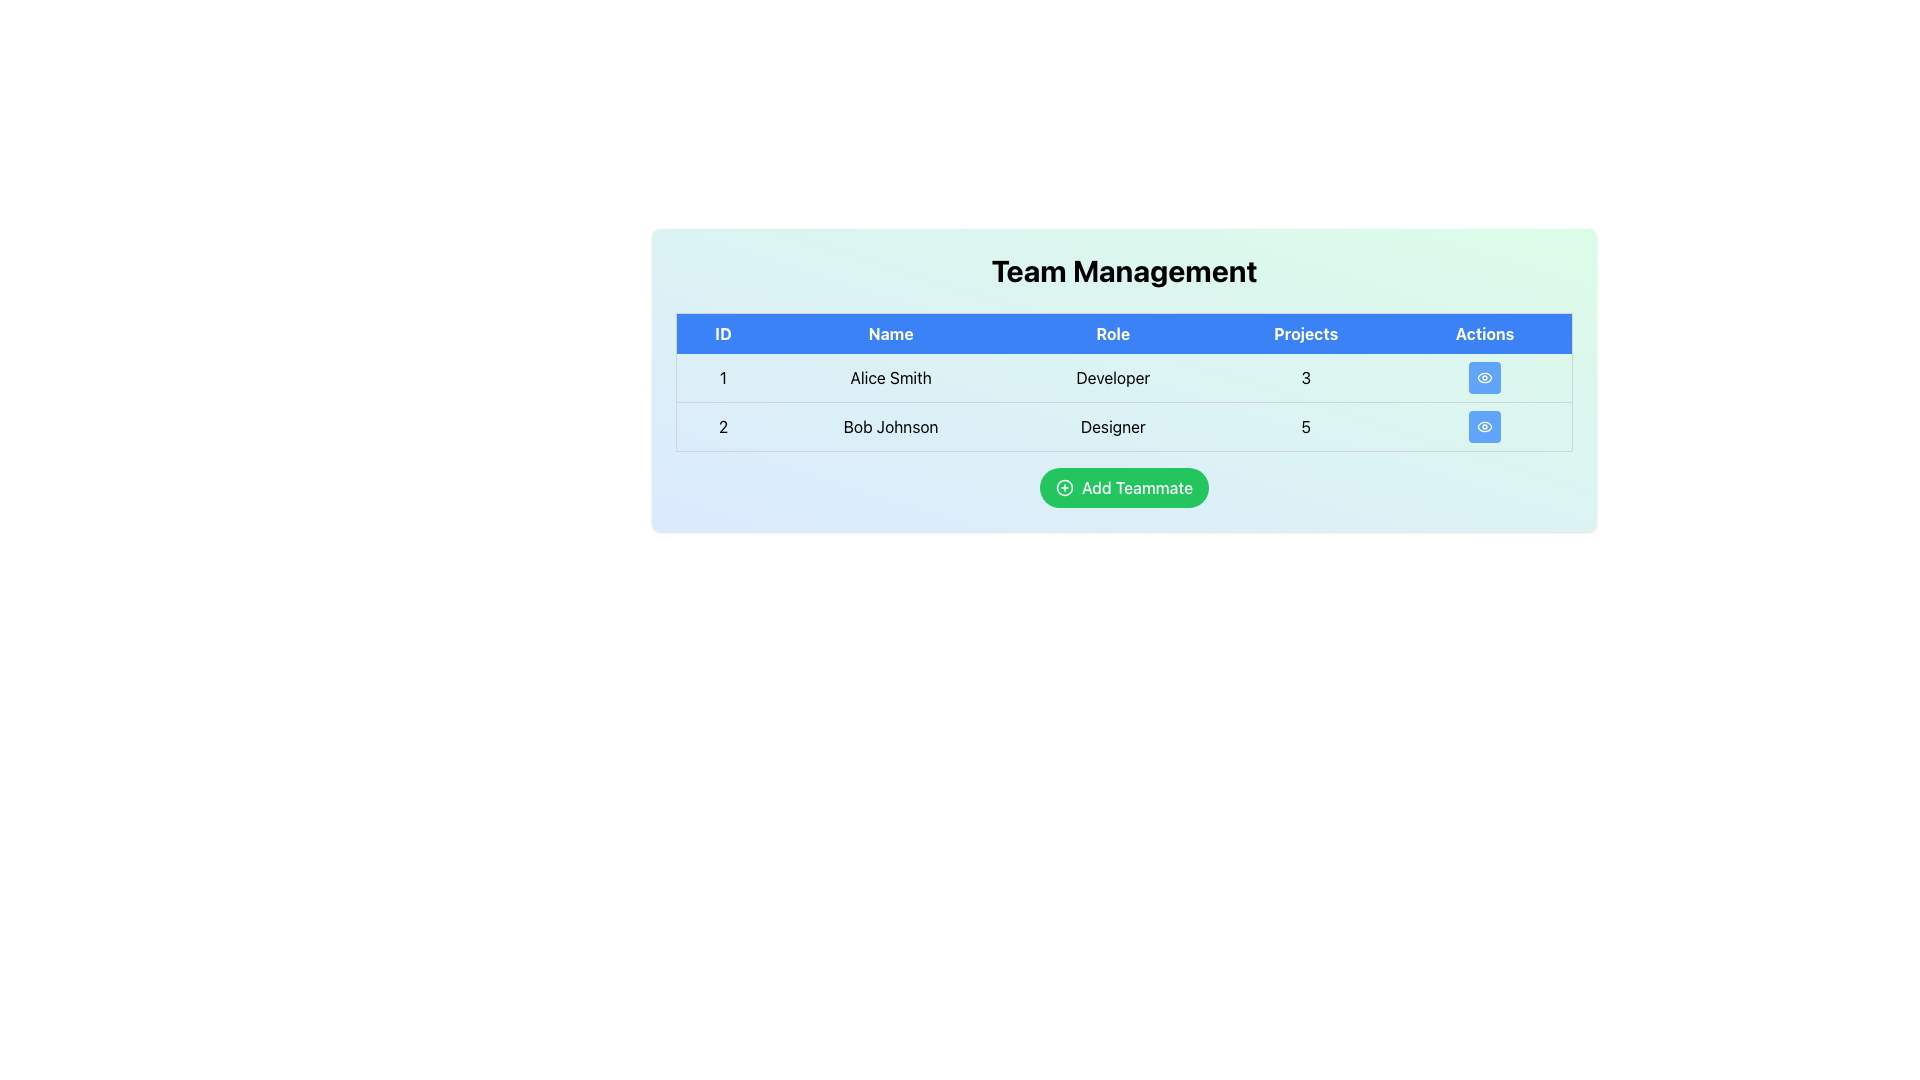 The height and width of the screenshot is (1080, 1920). Describe the element at coordinates (1306, 332) in the screenshot. I see `the 'Projects' header, which is the fourth item in a row of headers with a blue background and bold white text, situated between the 'Role' and 'Actions' headers` at that location.